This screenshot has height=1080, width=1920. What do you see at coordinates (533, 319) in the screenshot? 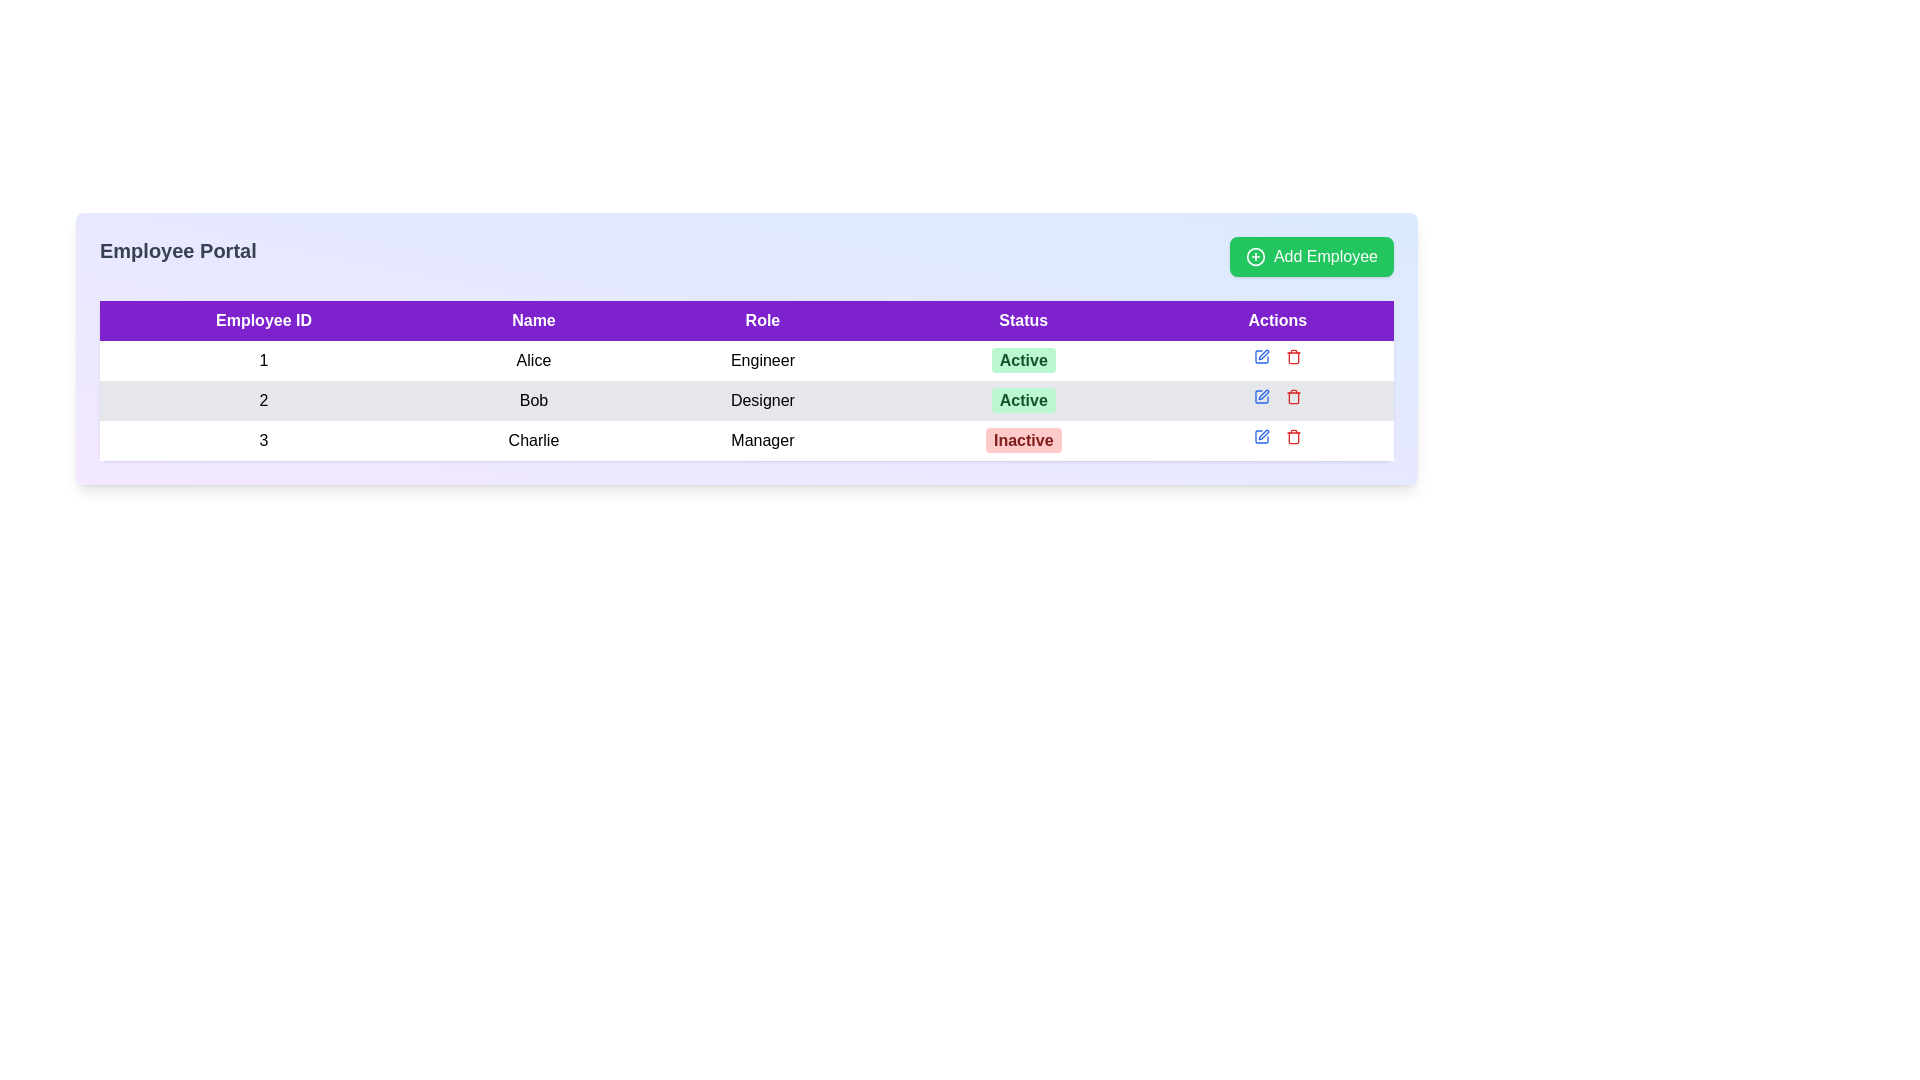
I see `the second table header cell to sort the column containing employee names, located between 'Employee ID' and 'Role'` at bounding box center [533, 319].